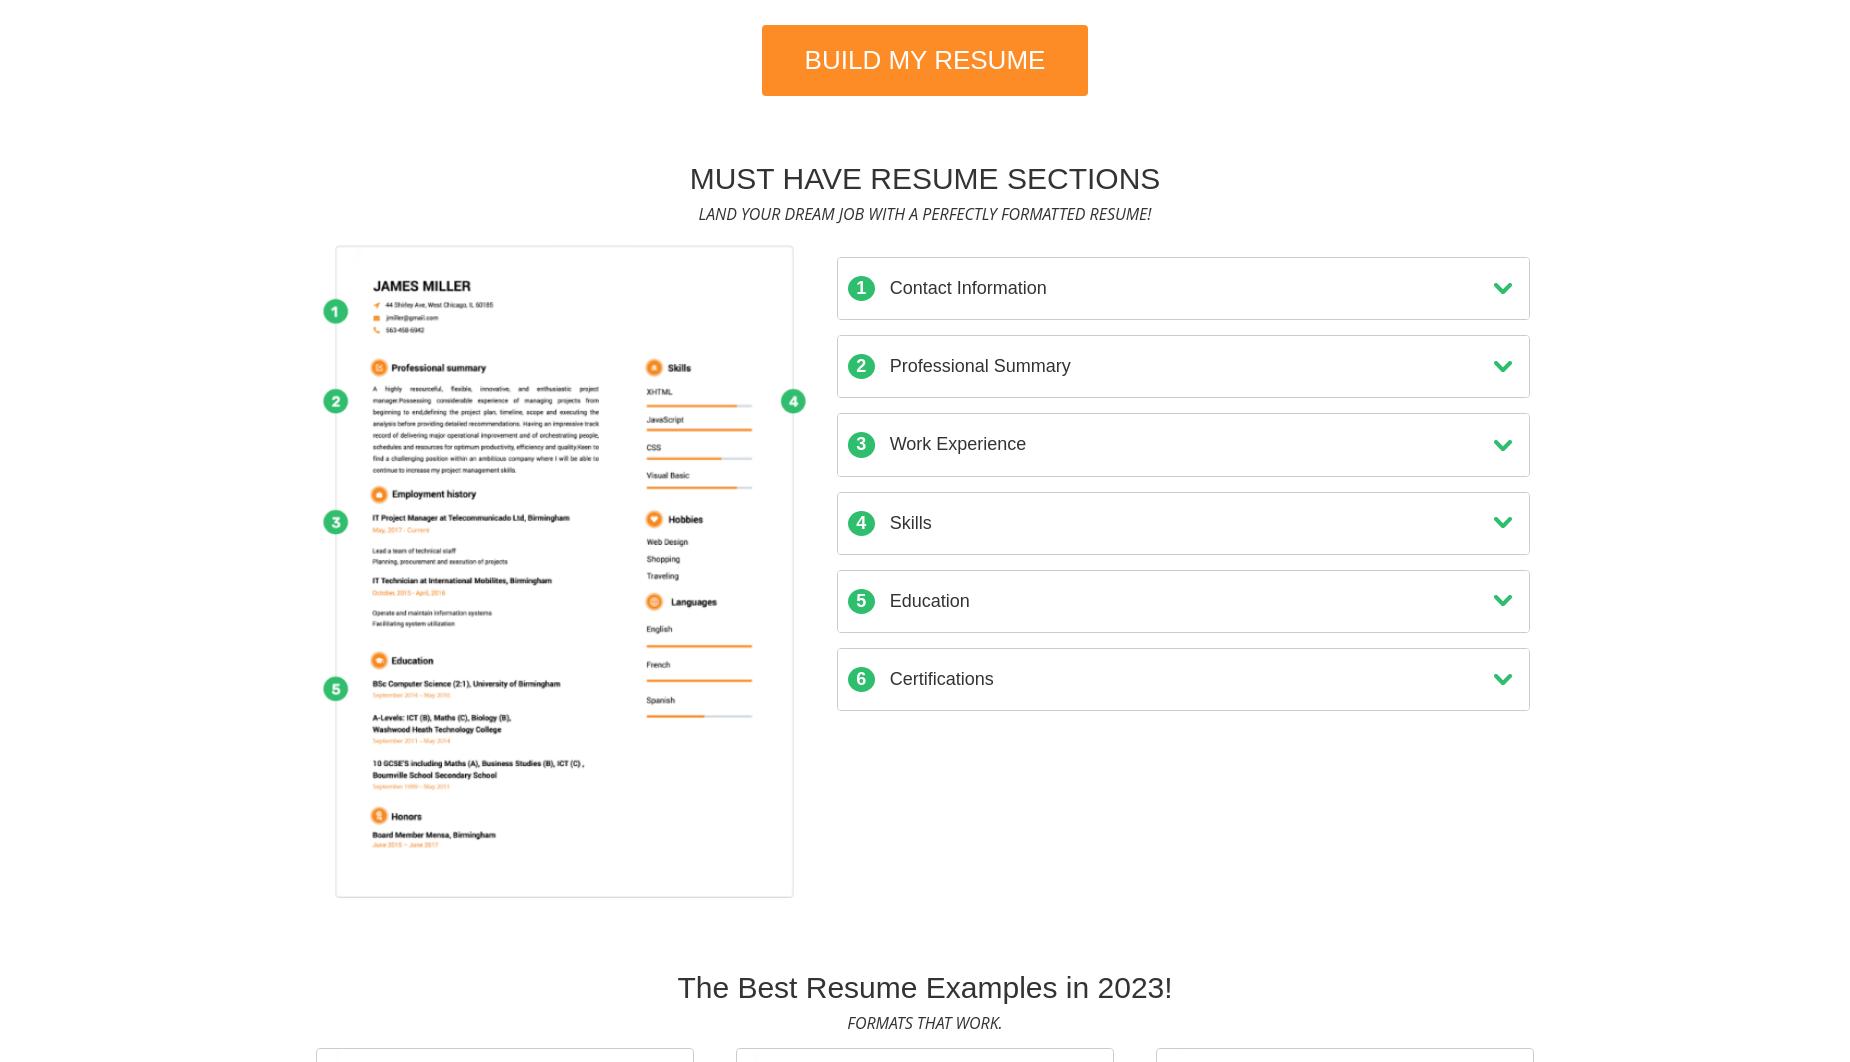 The width and height of the screenshot is (1850, 1062). Describe the element at coordinates (963, 285) in the screenshot. I see `'Contact Information'` at that location.